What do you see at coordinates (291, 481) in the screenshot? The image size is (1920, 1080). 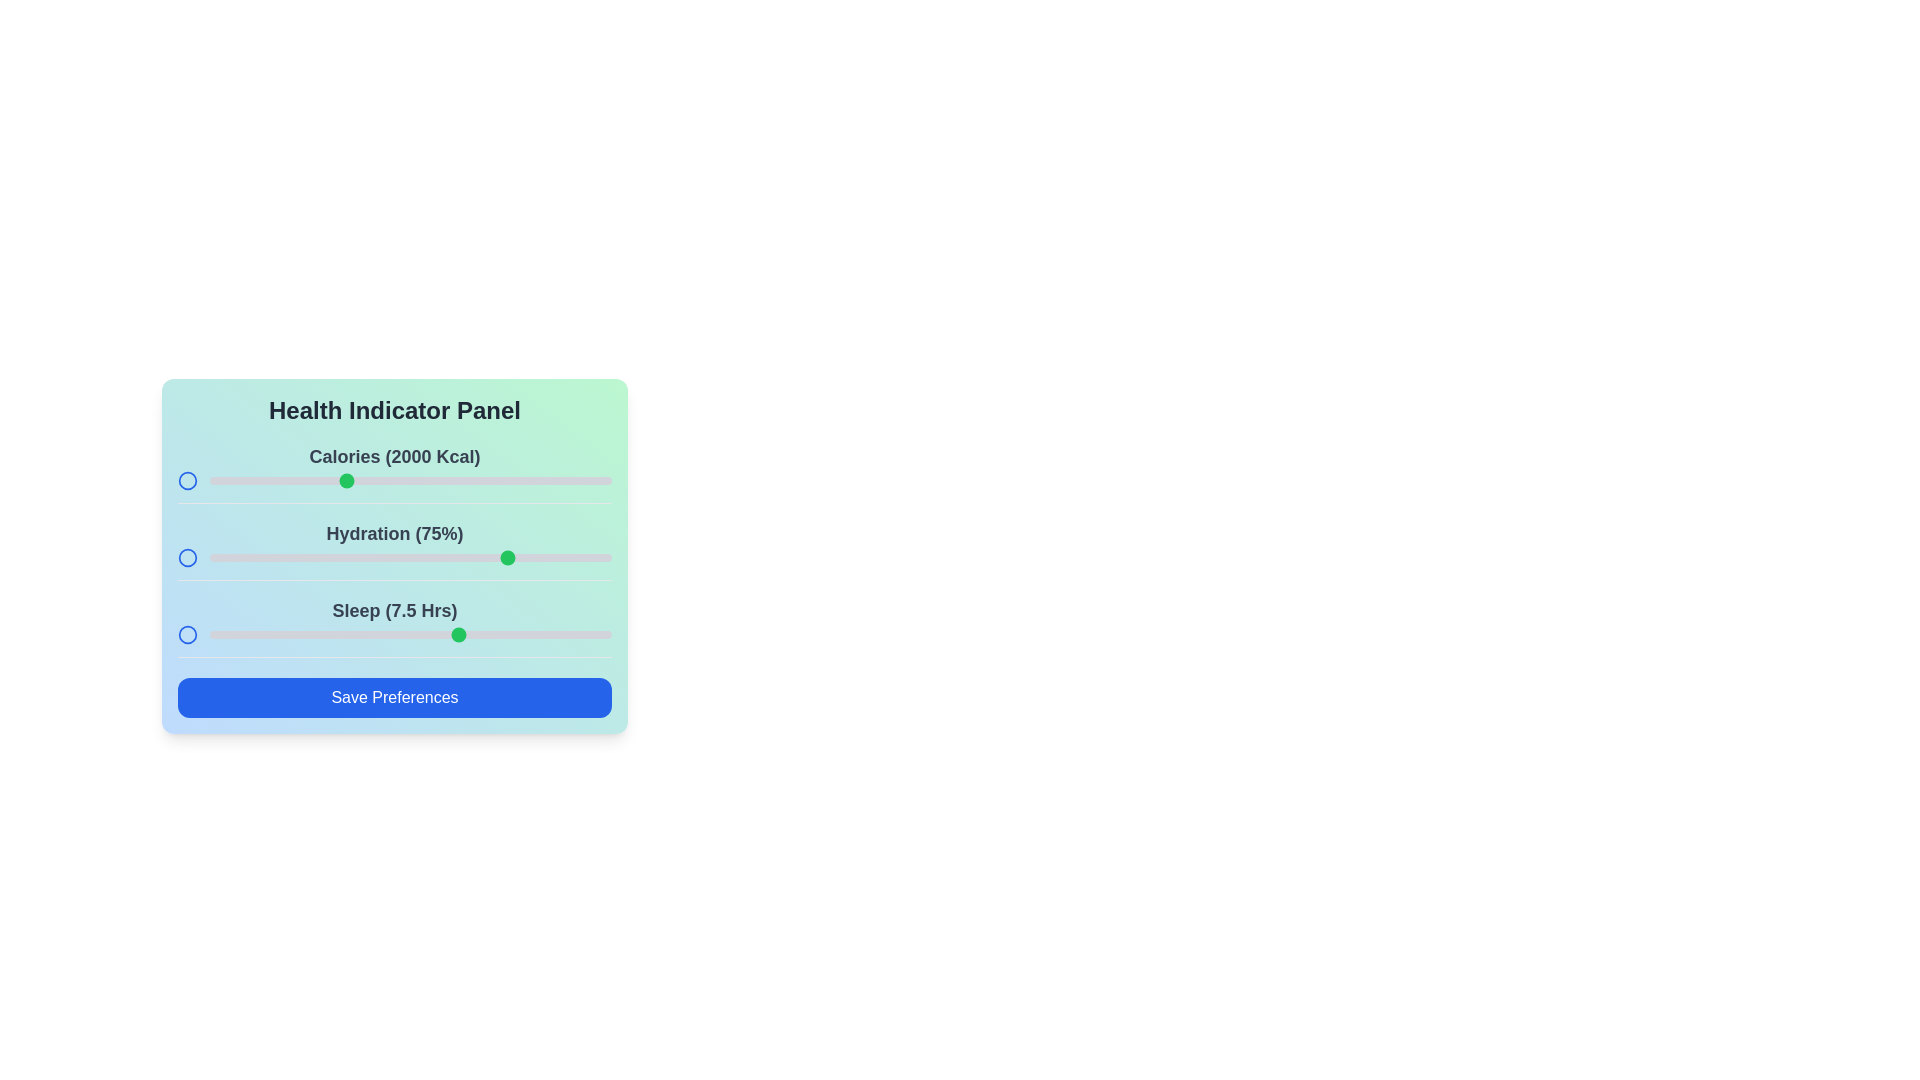 I see `the calories slider to 1808 kcal` at bounding box center [291, 481].